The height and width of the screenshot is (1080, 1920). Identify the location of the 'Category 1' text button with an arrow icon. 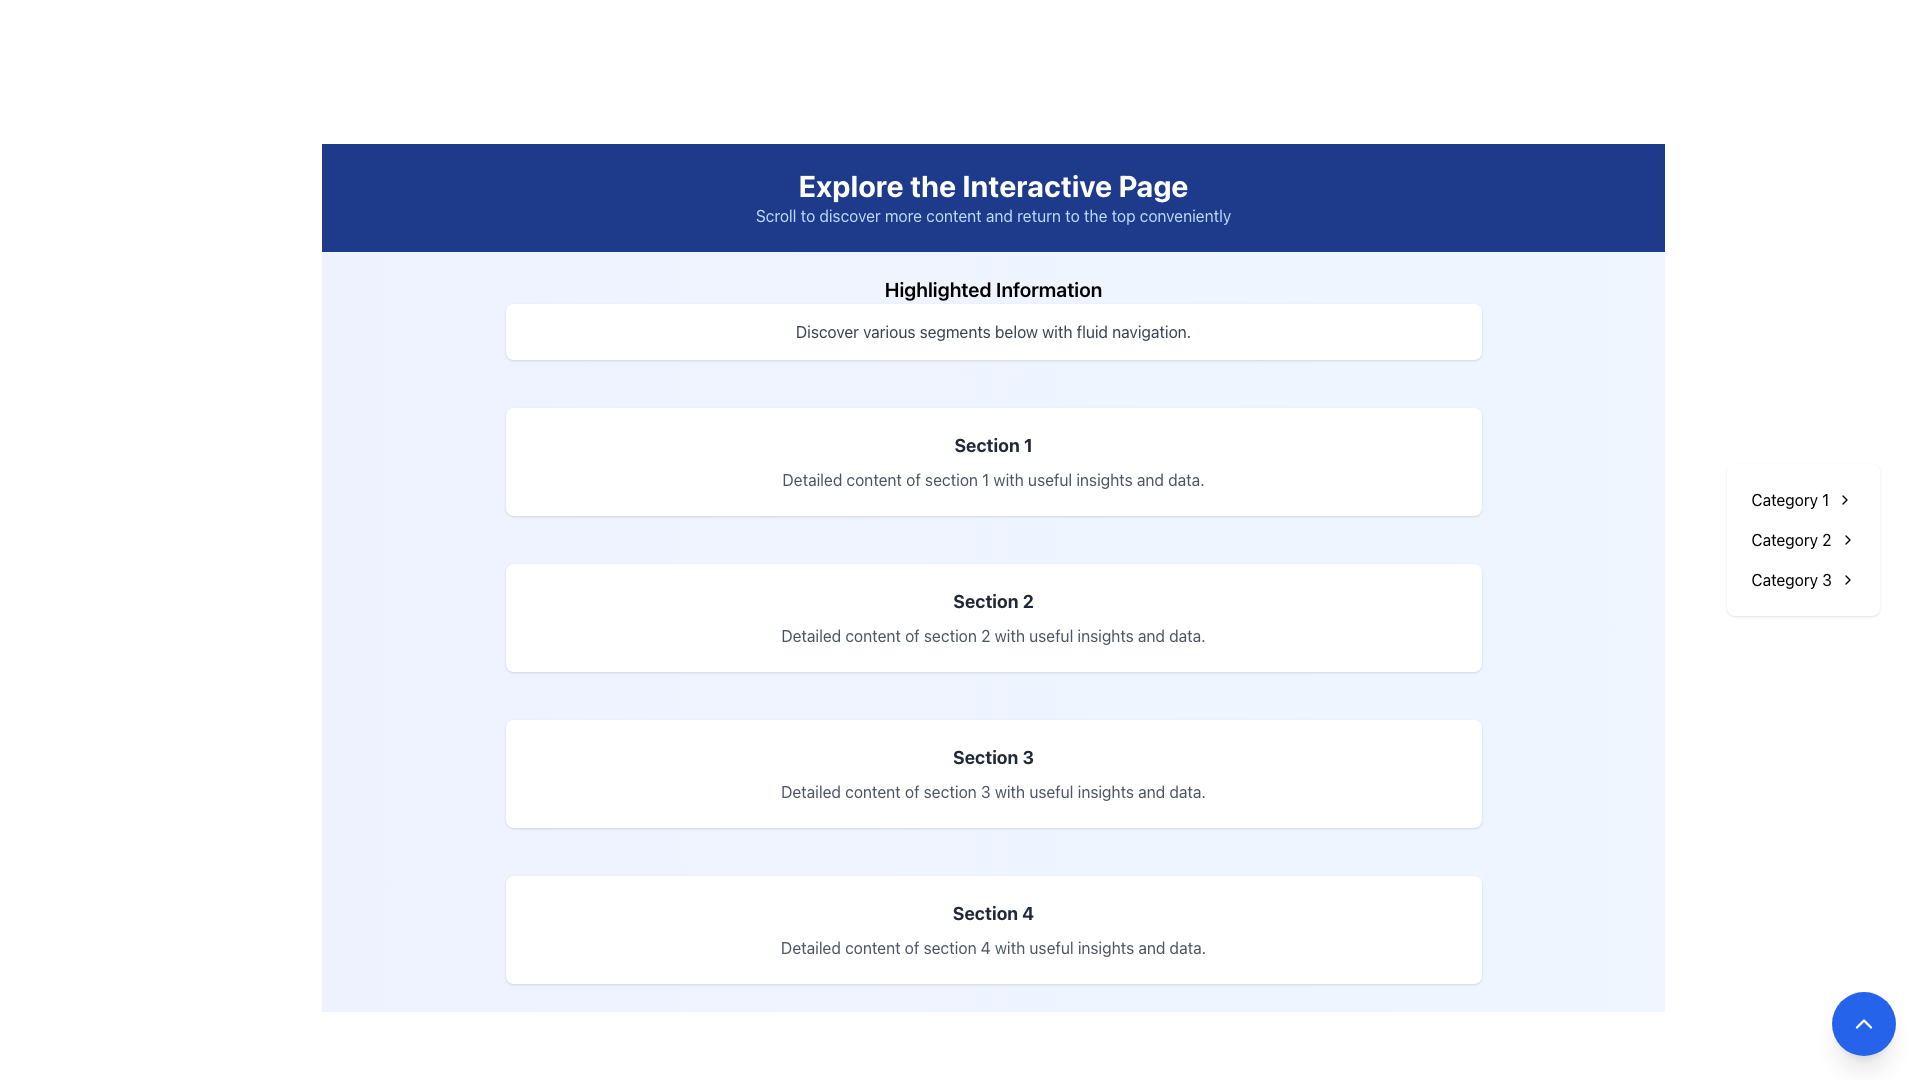
(1803, 499).